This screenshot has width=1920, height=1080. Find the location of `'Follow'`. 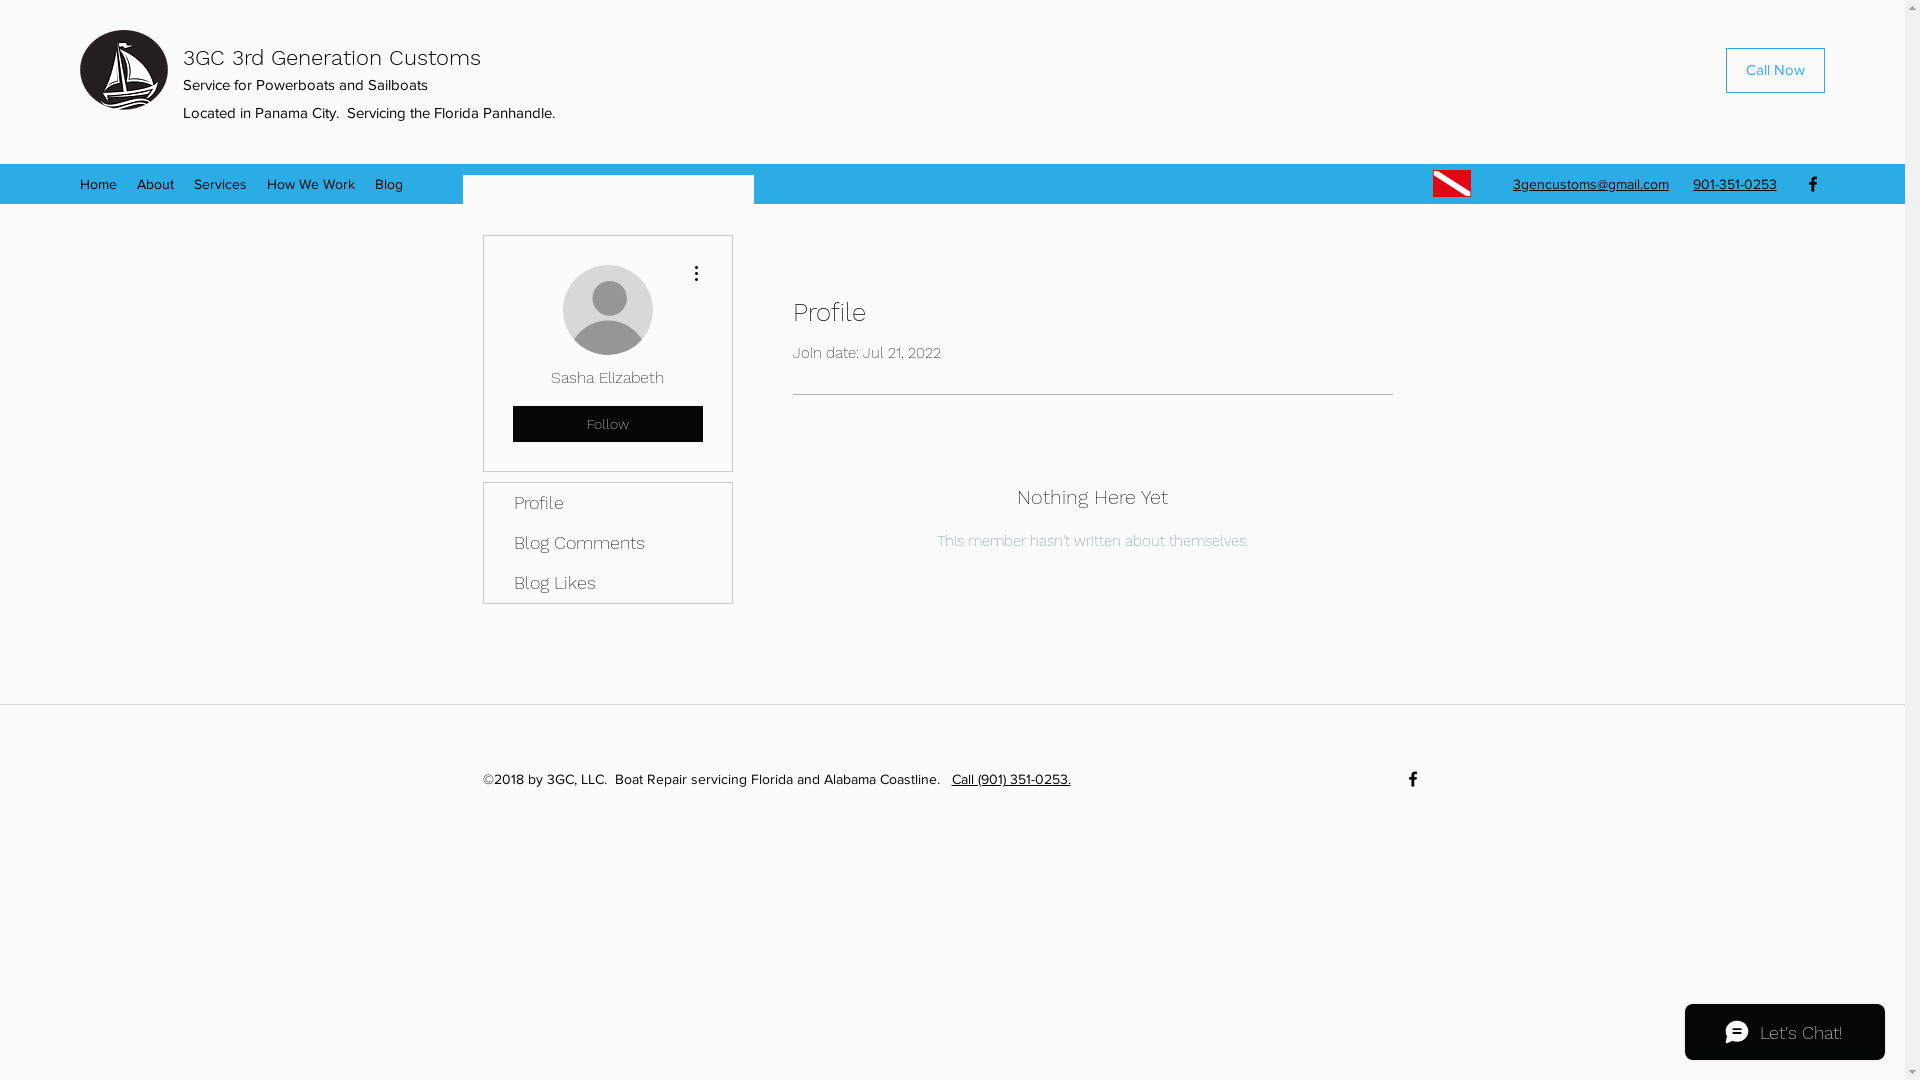

'Follow' is located at coordinates (605, 423).